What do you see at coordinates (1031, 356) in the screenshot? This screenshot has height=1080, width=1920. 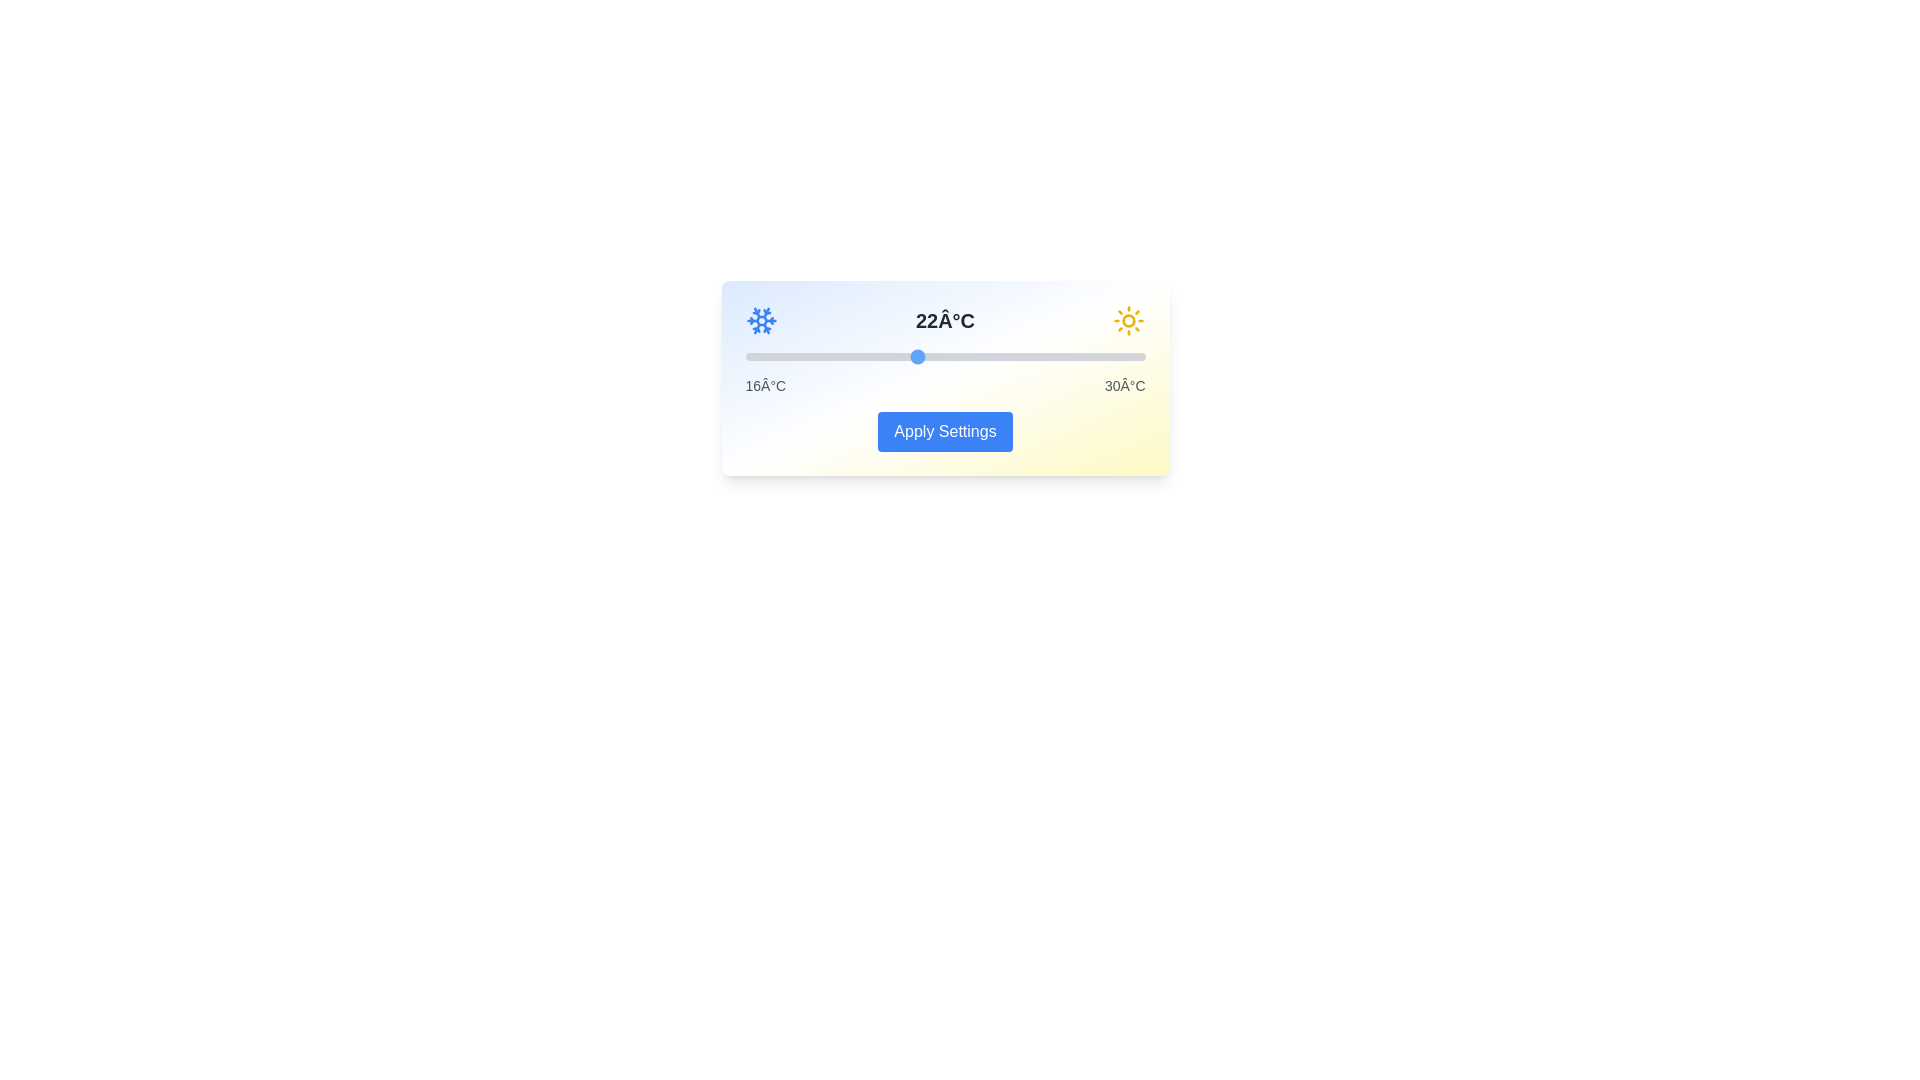 I see `the temperature slider to 26 degrees Celsius` at bounding box center [1031, 356].